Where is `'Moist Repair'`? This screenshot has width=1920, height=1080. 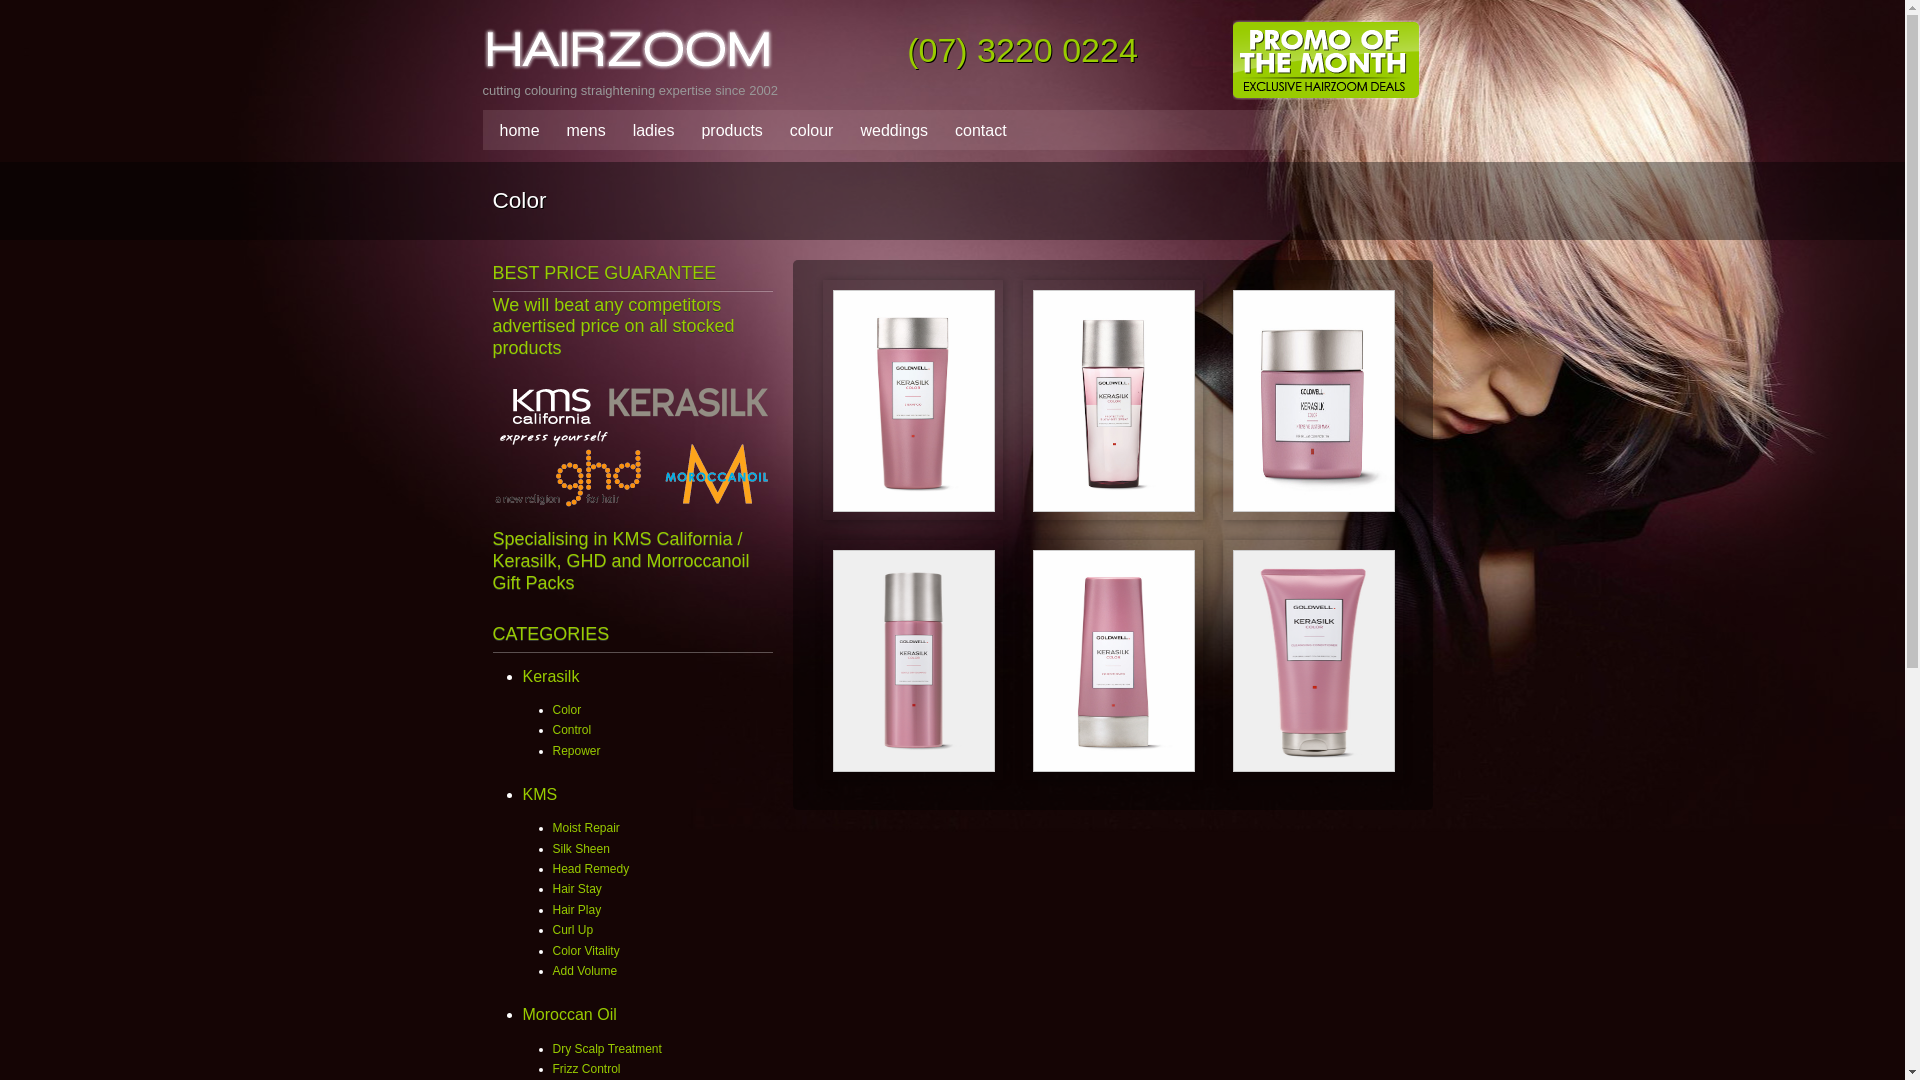
'Moist Repair' is located at coordinates (584, 828).